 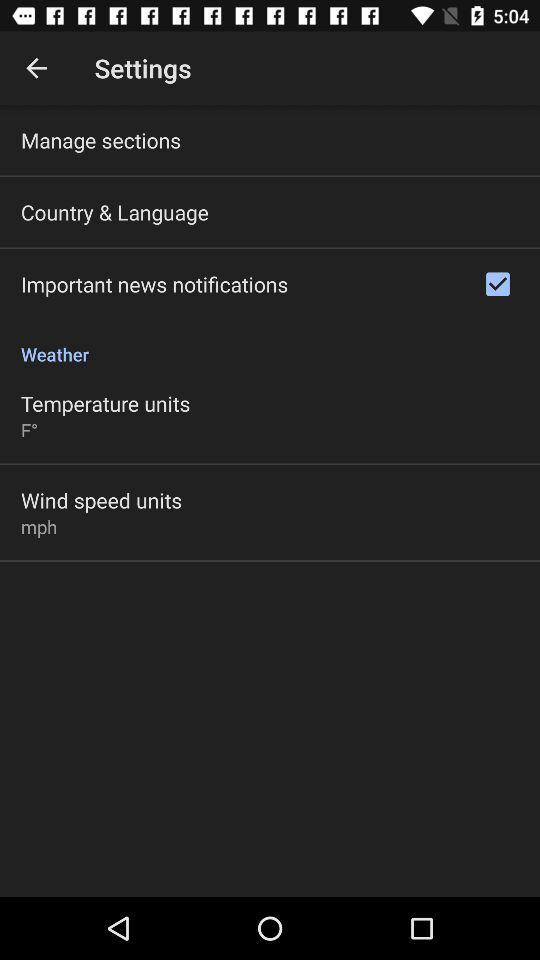 I want to click on country & language, so click(x=114, y=212).